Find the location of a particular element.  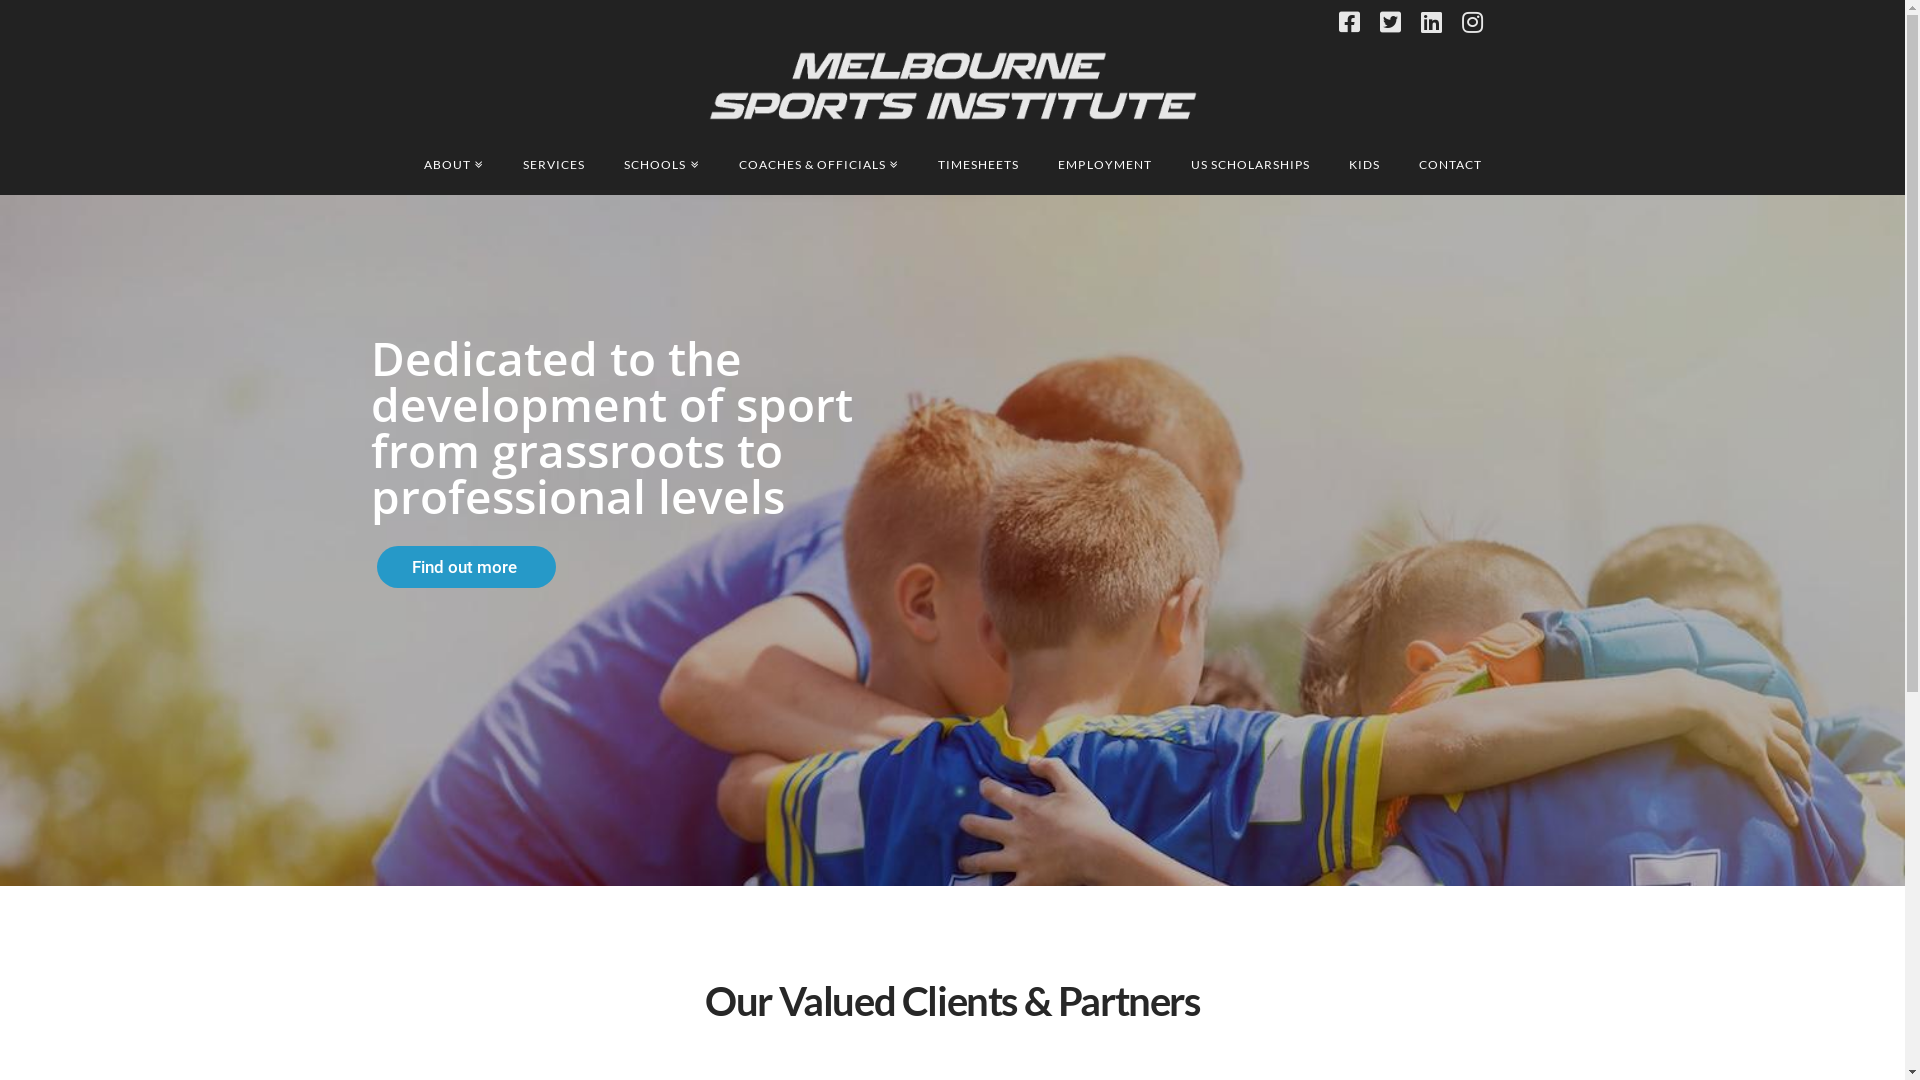

'Facebook' is located at coordinates (1348, 22).